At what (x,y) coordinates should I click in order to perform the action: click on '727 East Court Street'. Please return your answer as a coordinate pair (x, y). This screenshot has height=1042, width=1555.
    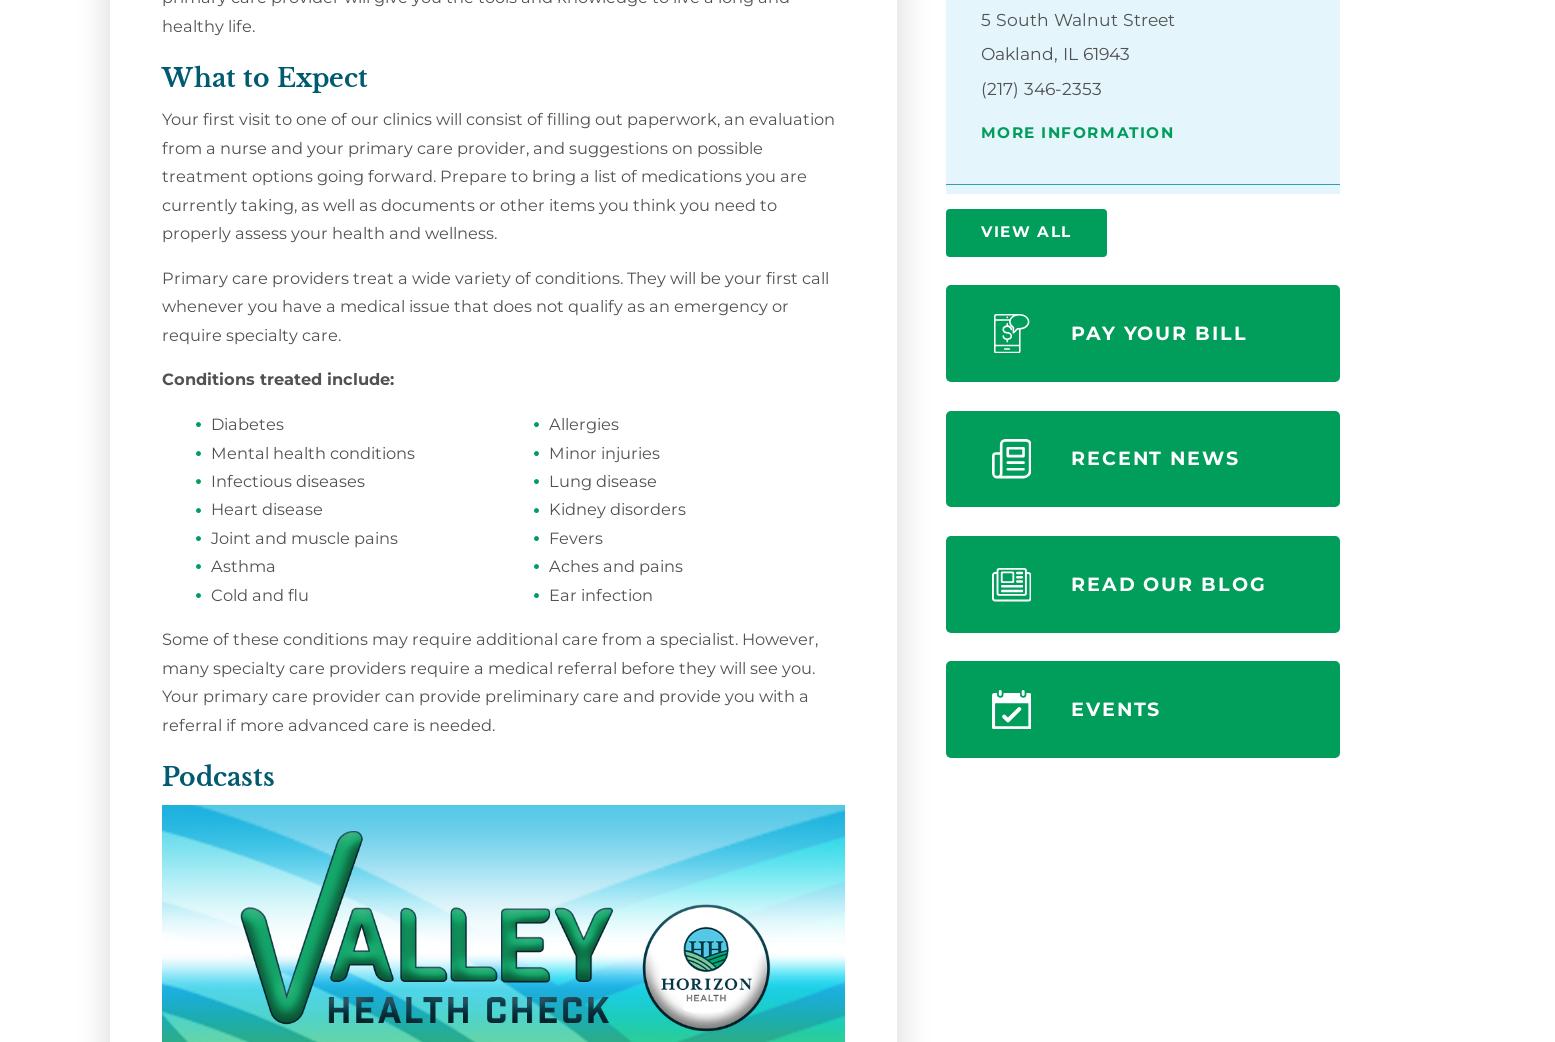
    Looking at the image, I should click on (1070, 293).